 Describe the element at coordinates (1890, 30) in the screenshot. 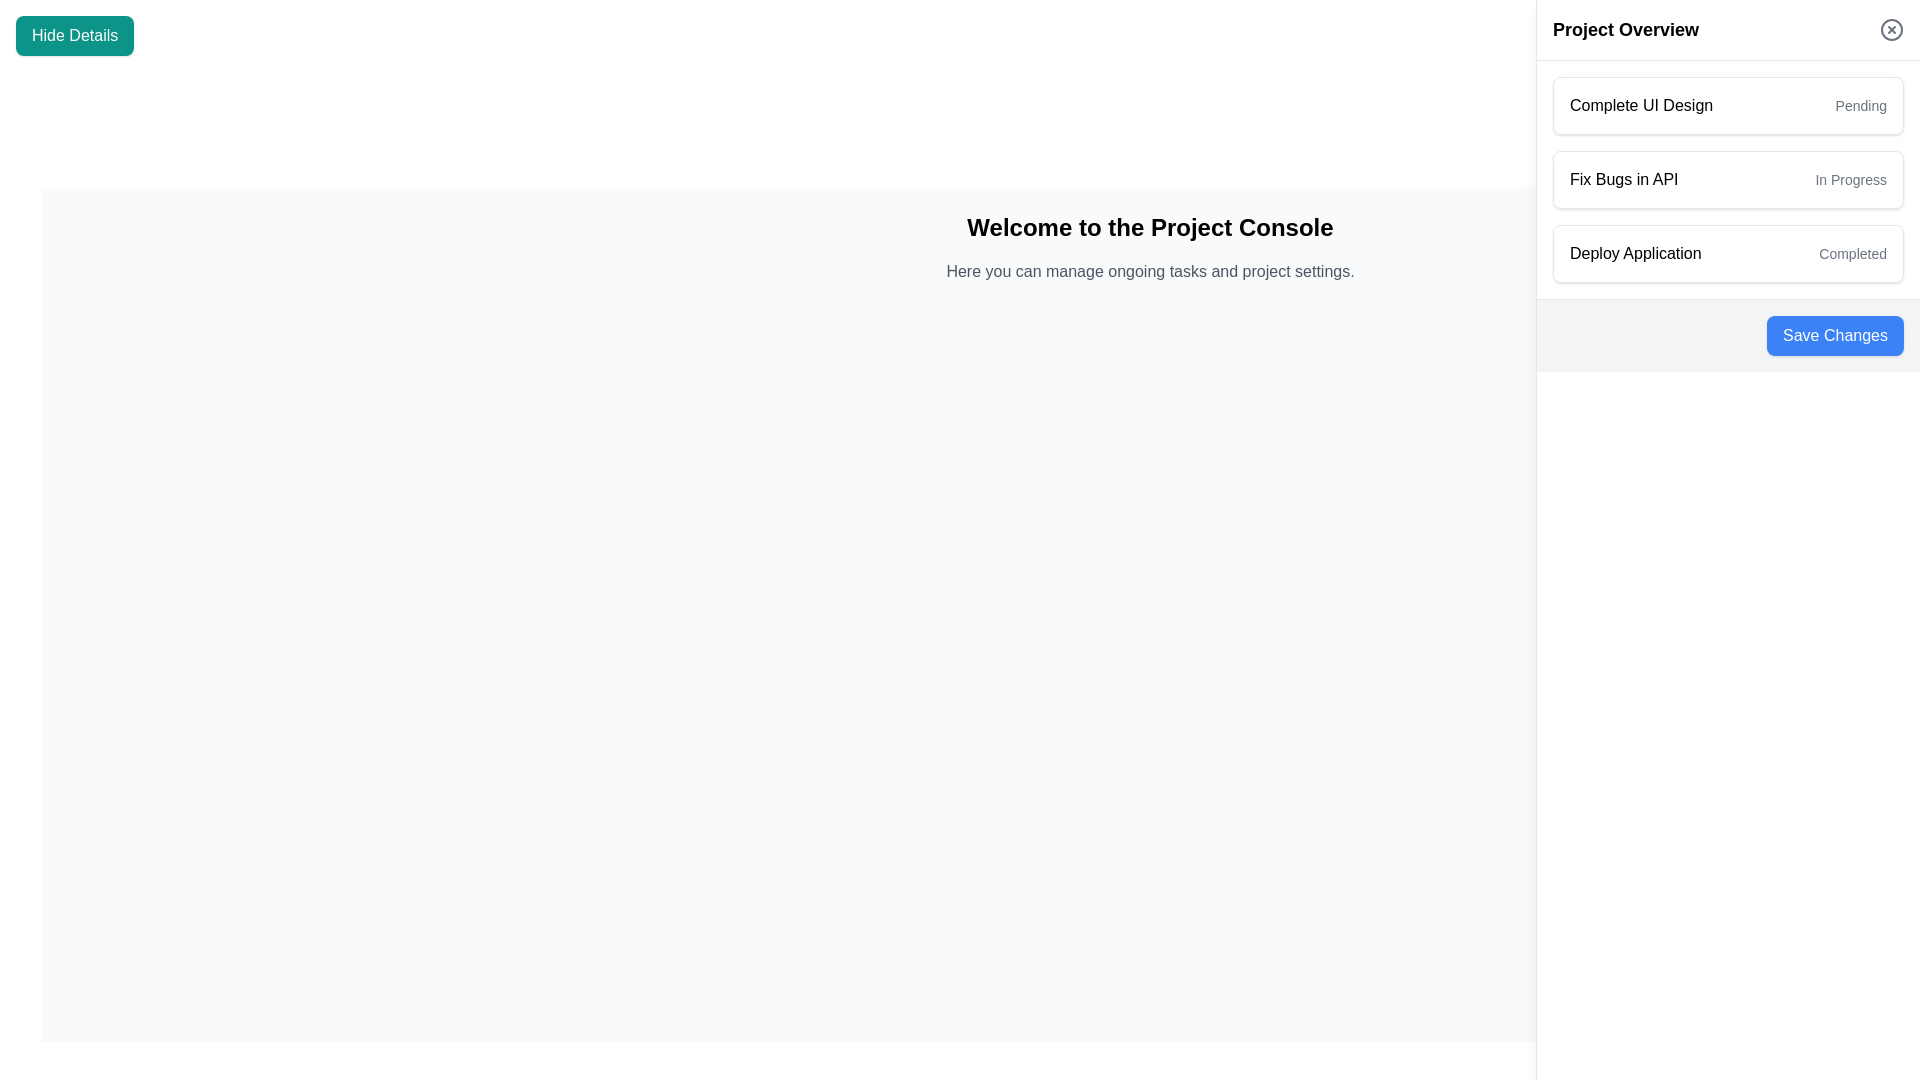

I see `the dismiss or close icon button located in the top-right corner of the 'Project Overview' section to initiate the action` at that location.